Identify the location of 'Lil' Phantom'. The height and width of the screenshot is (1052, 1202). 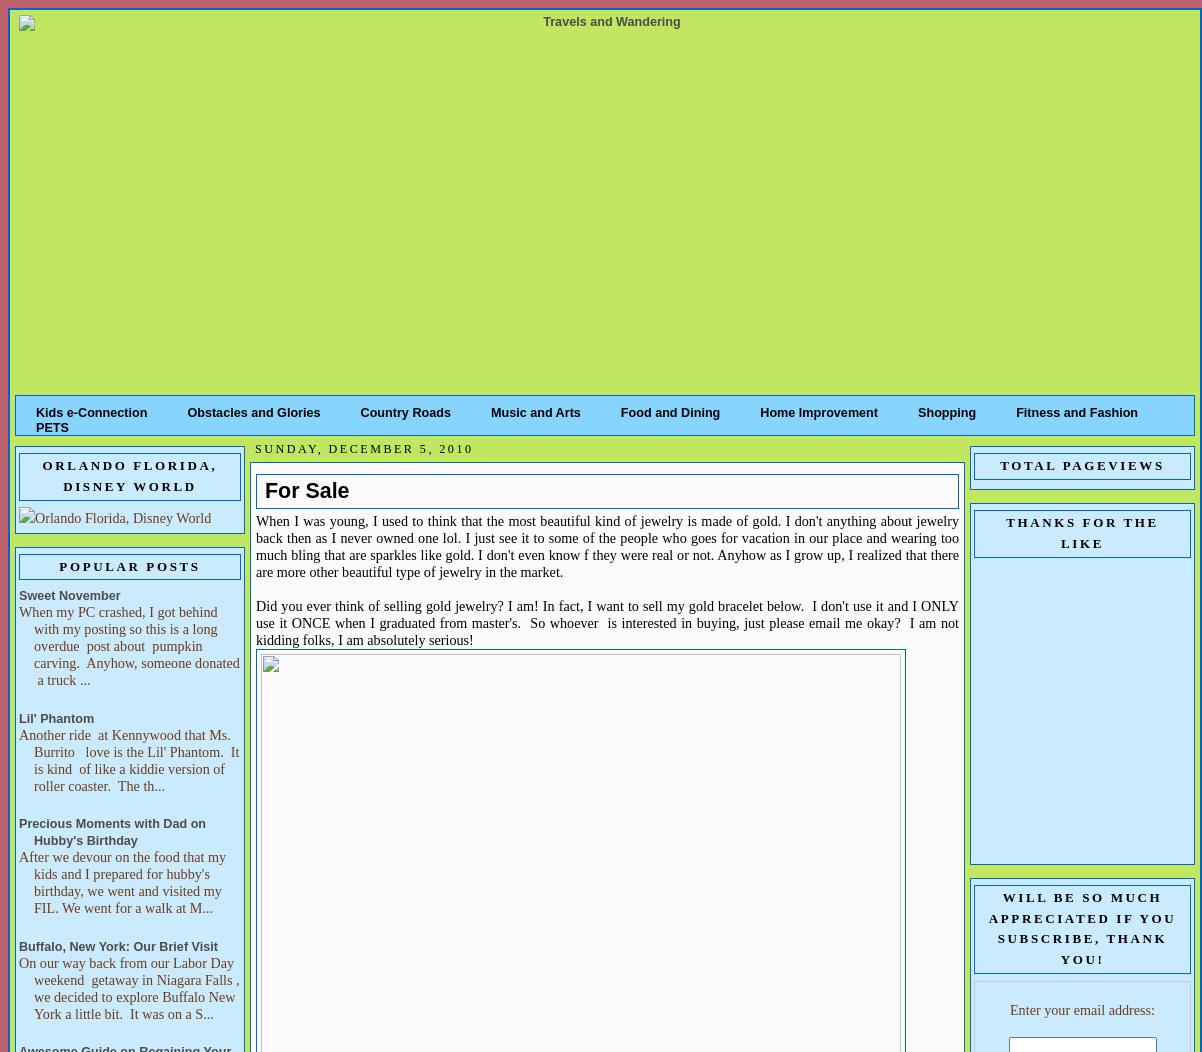
(18, 717).